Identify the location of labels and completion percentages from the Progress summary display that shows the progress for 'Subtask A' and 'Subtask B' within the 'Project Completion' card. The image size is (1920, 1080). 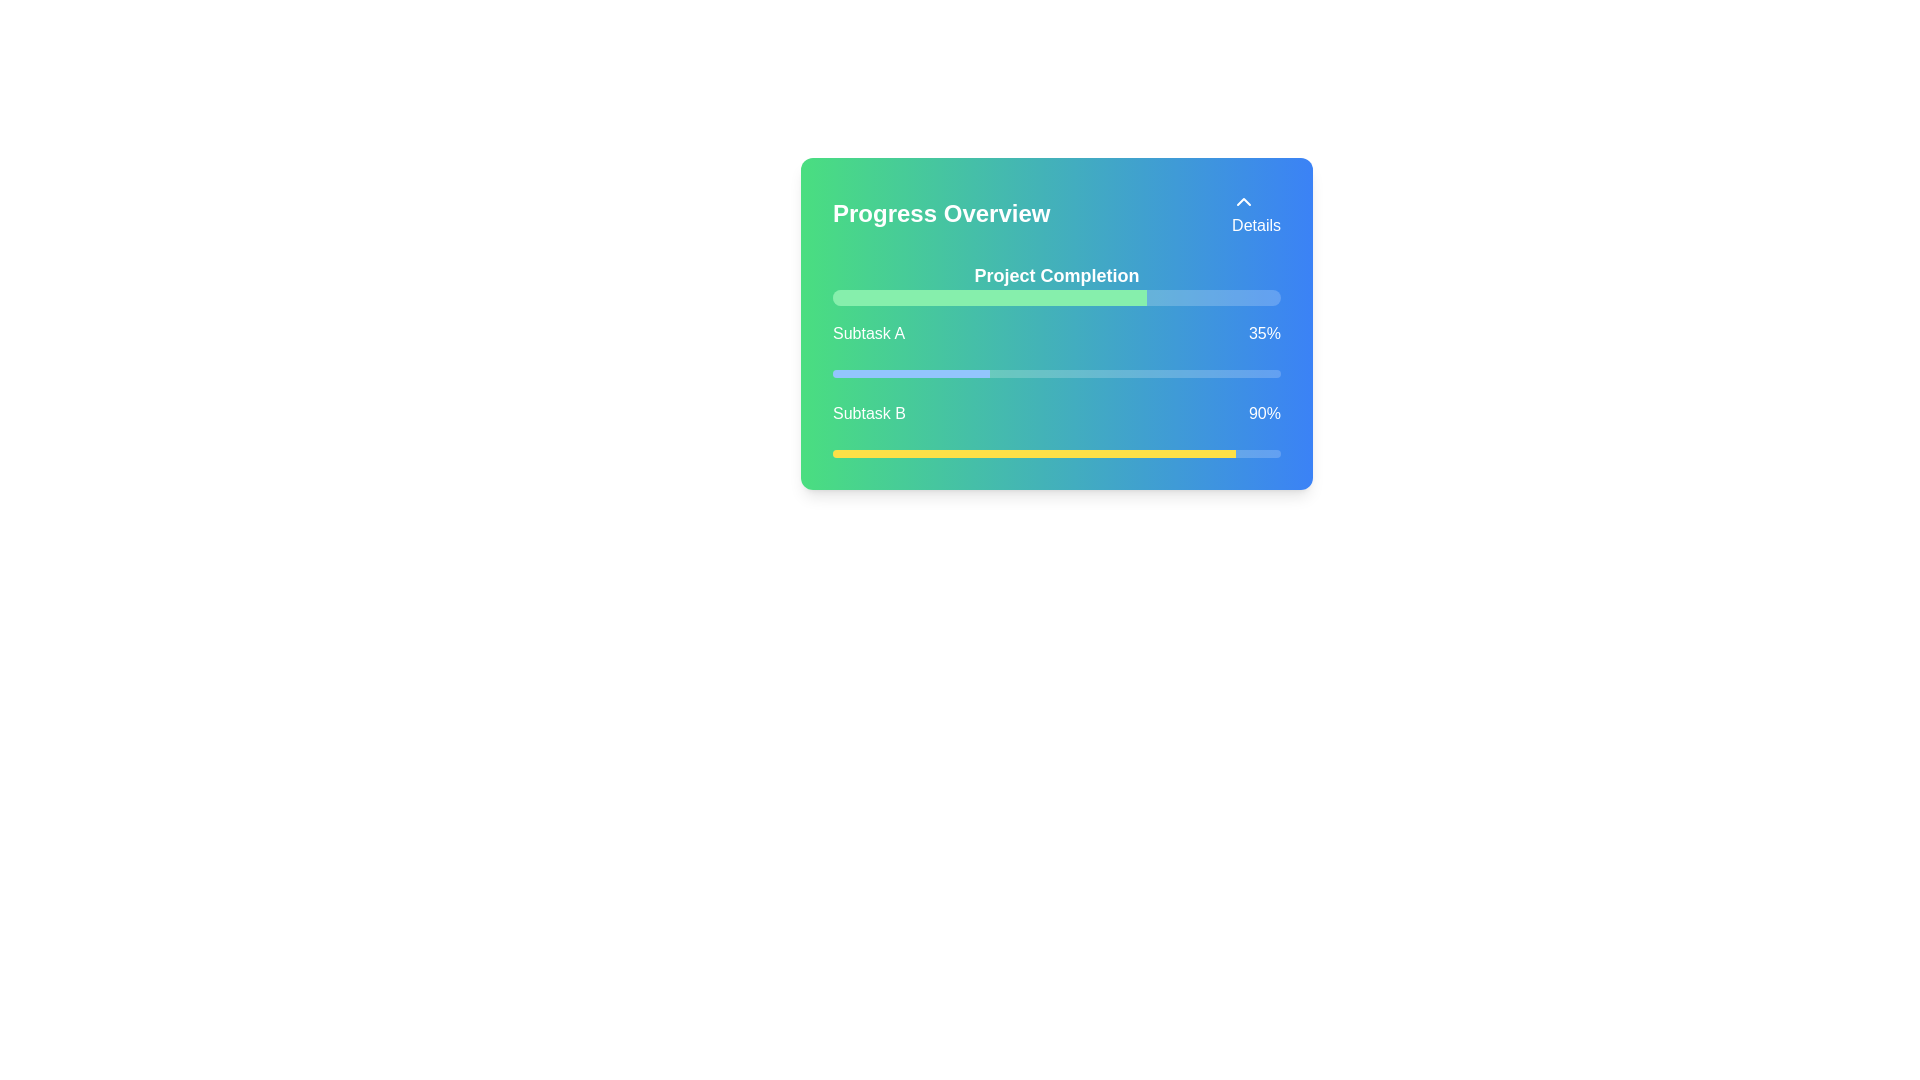
(1055, 389).